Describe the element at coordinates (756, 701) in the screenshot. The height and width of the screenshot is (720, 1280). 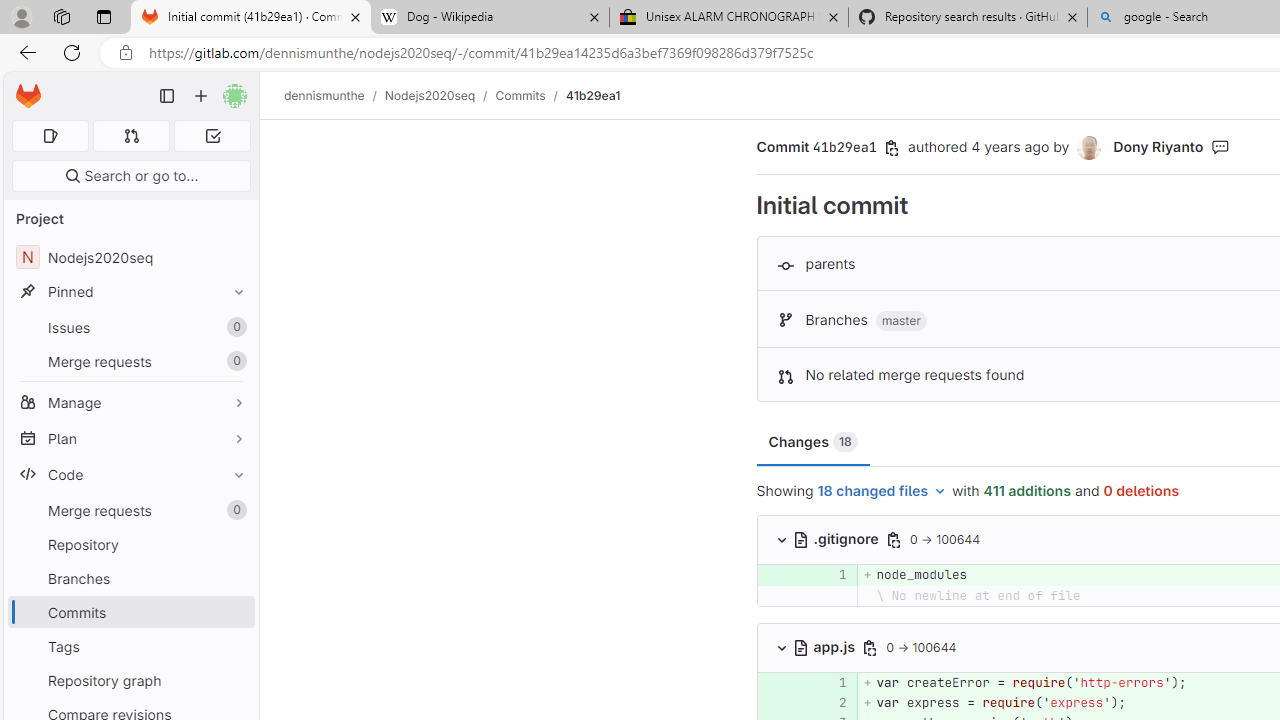
I see `'Add a comment to this line'` at that location.